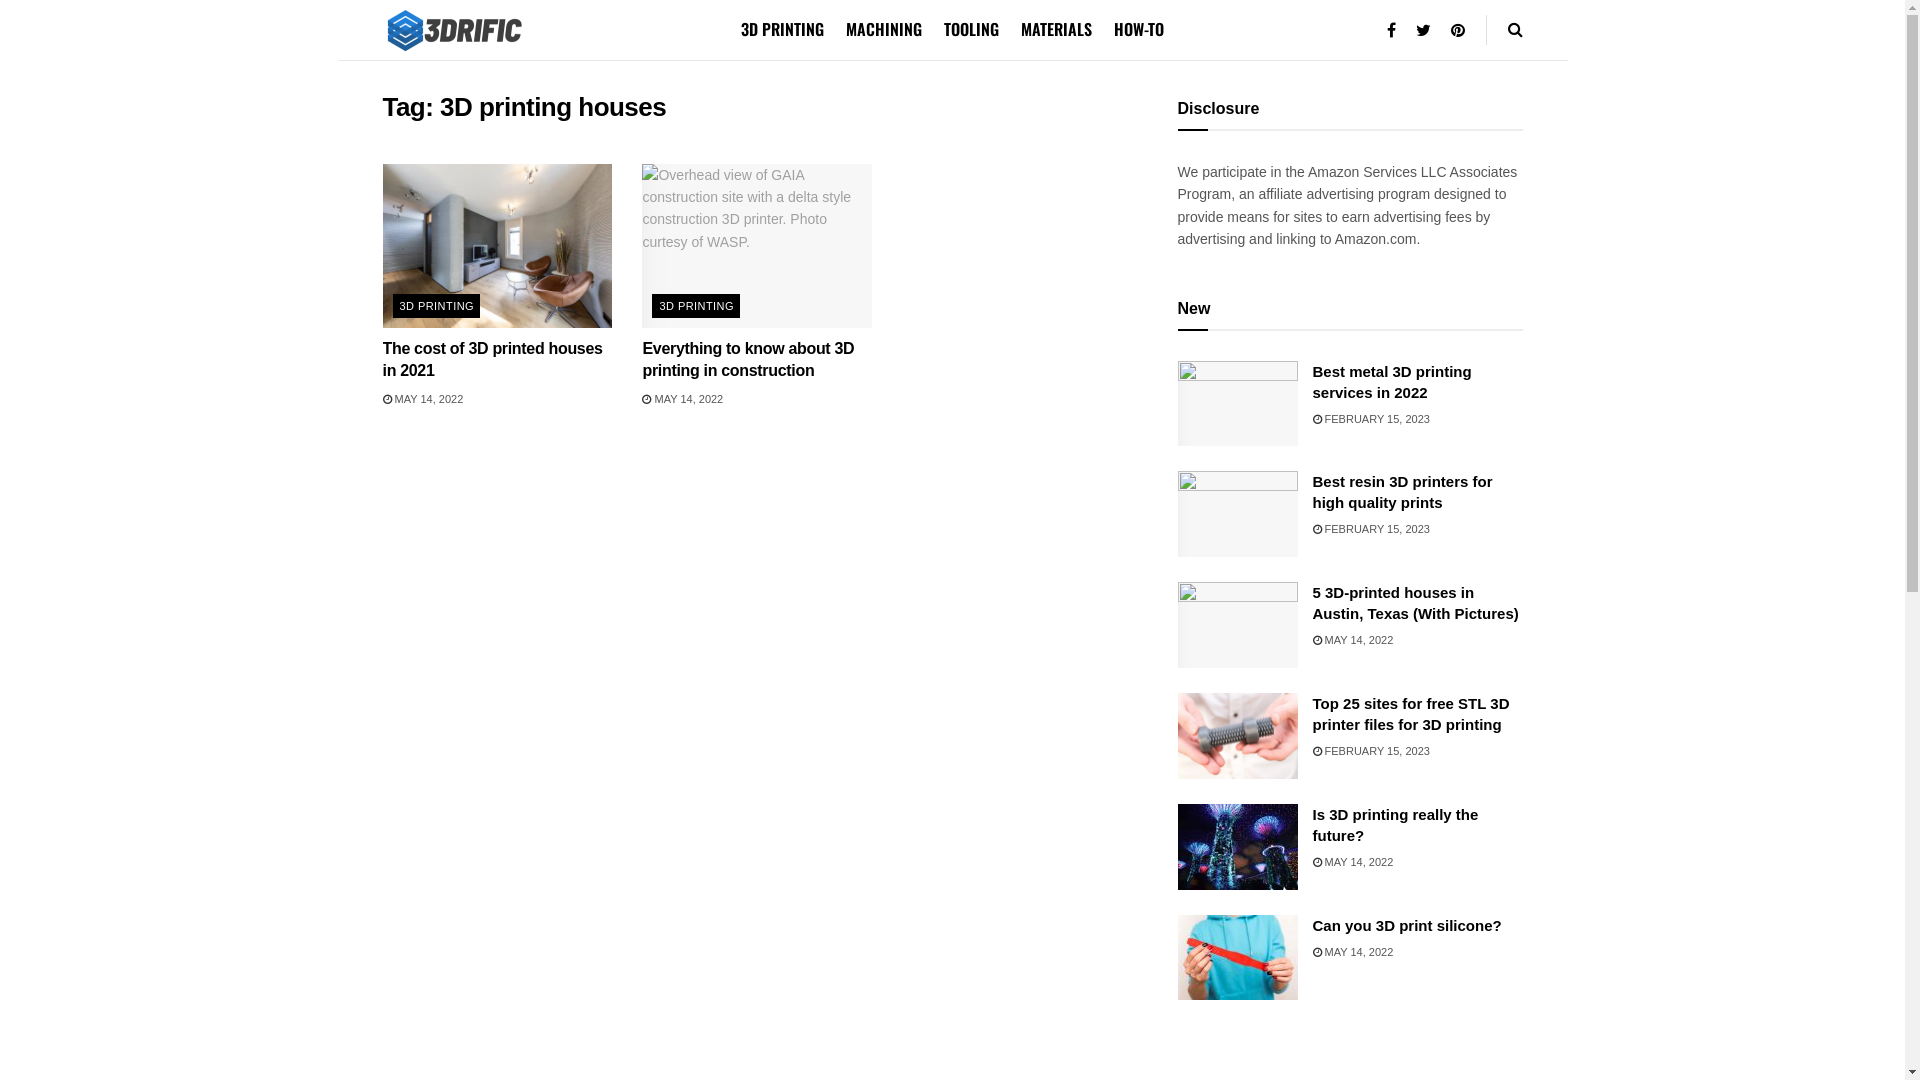 The image size is (1920, 1080). Describe the element at coordinates (421, 398) in the screenshot. I see `'MAY 14, 2022'` at that location.